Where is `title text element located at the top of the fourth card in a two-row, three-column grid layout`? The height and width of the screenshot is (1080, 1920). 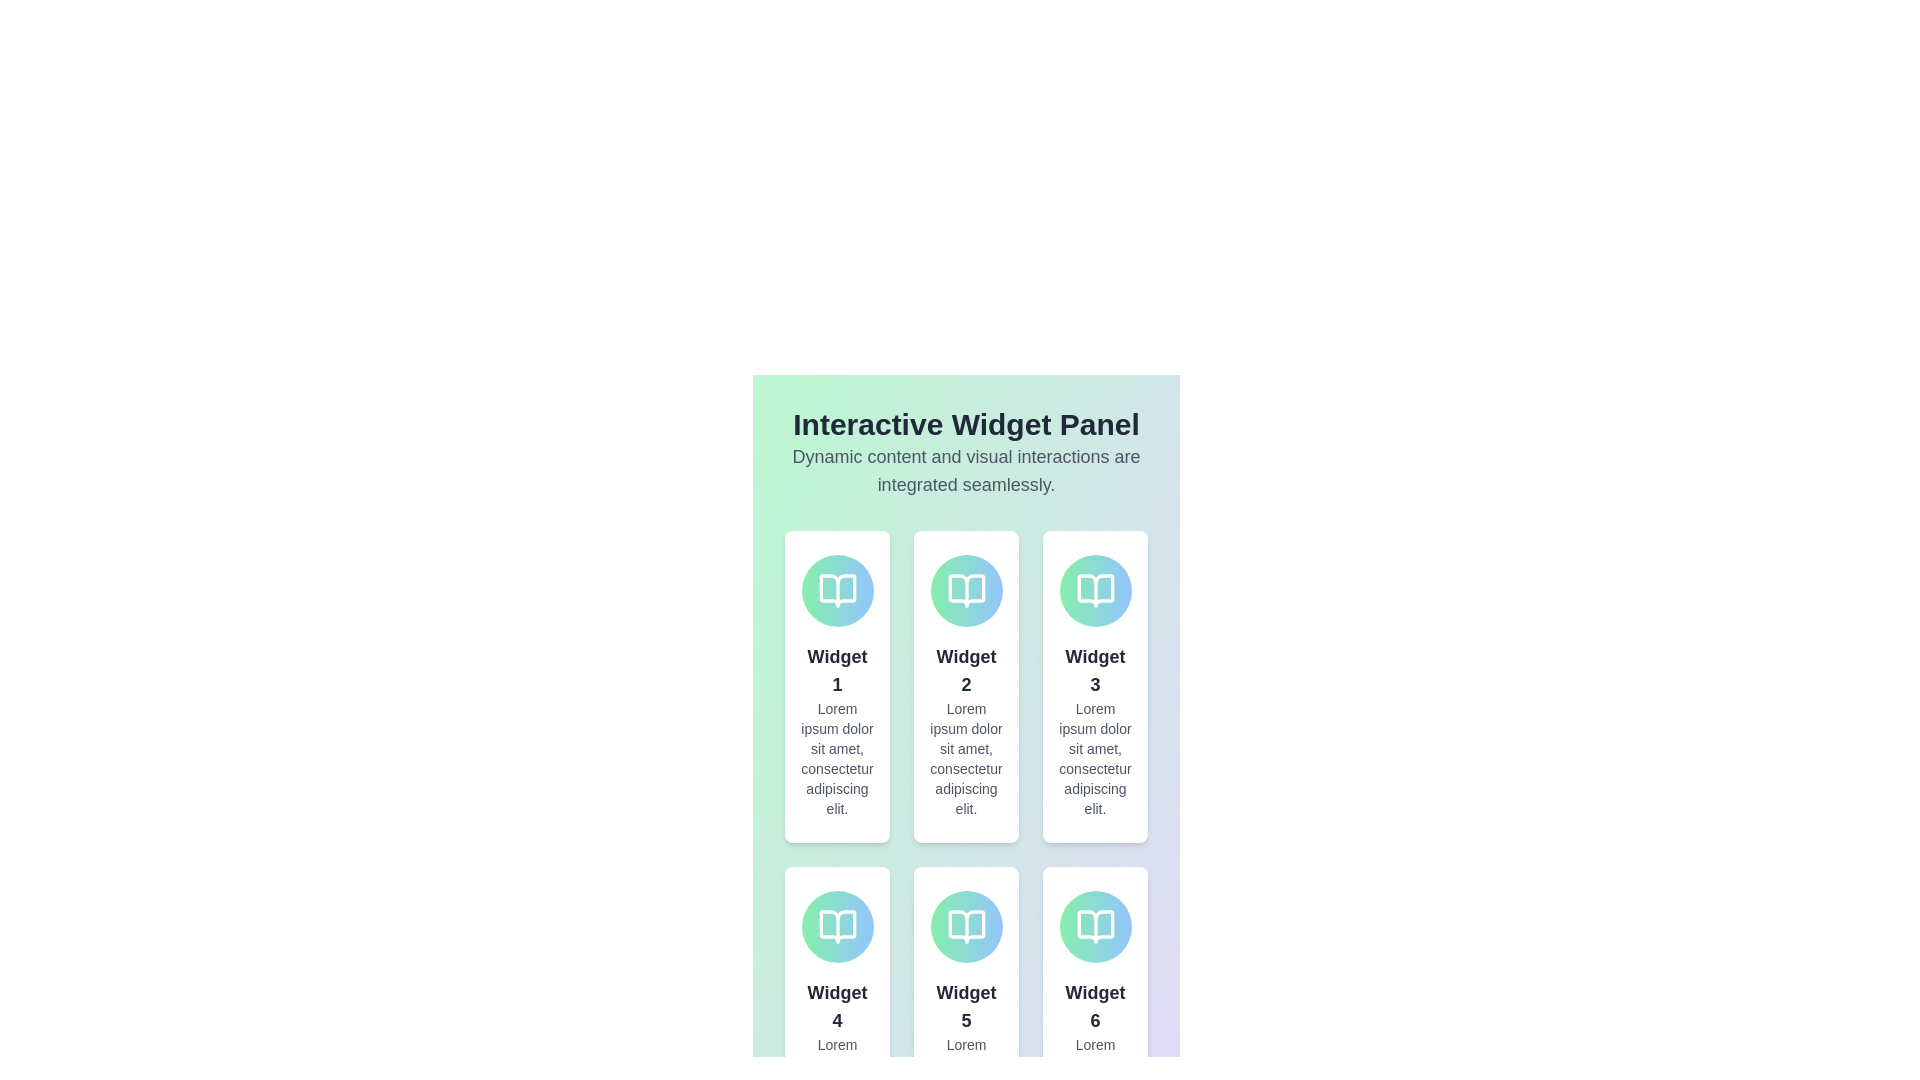
title text element located at the top of the fourth card in a two-row, three-column grid layout is located at coordinates (837, 1006).